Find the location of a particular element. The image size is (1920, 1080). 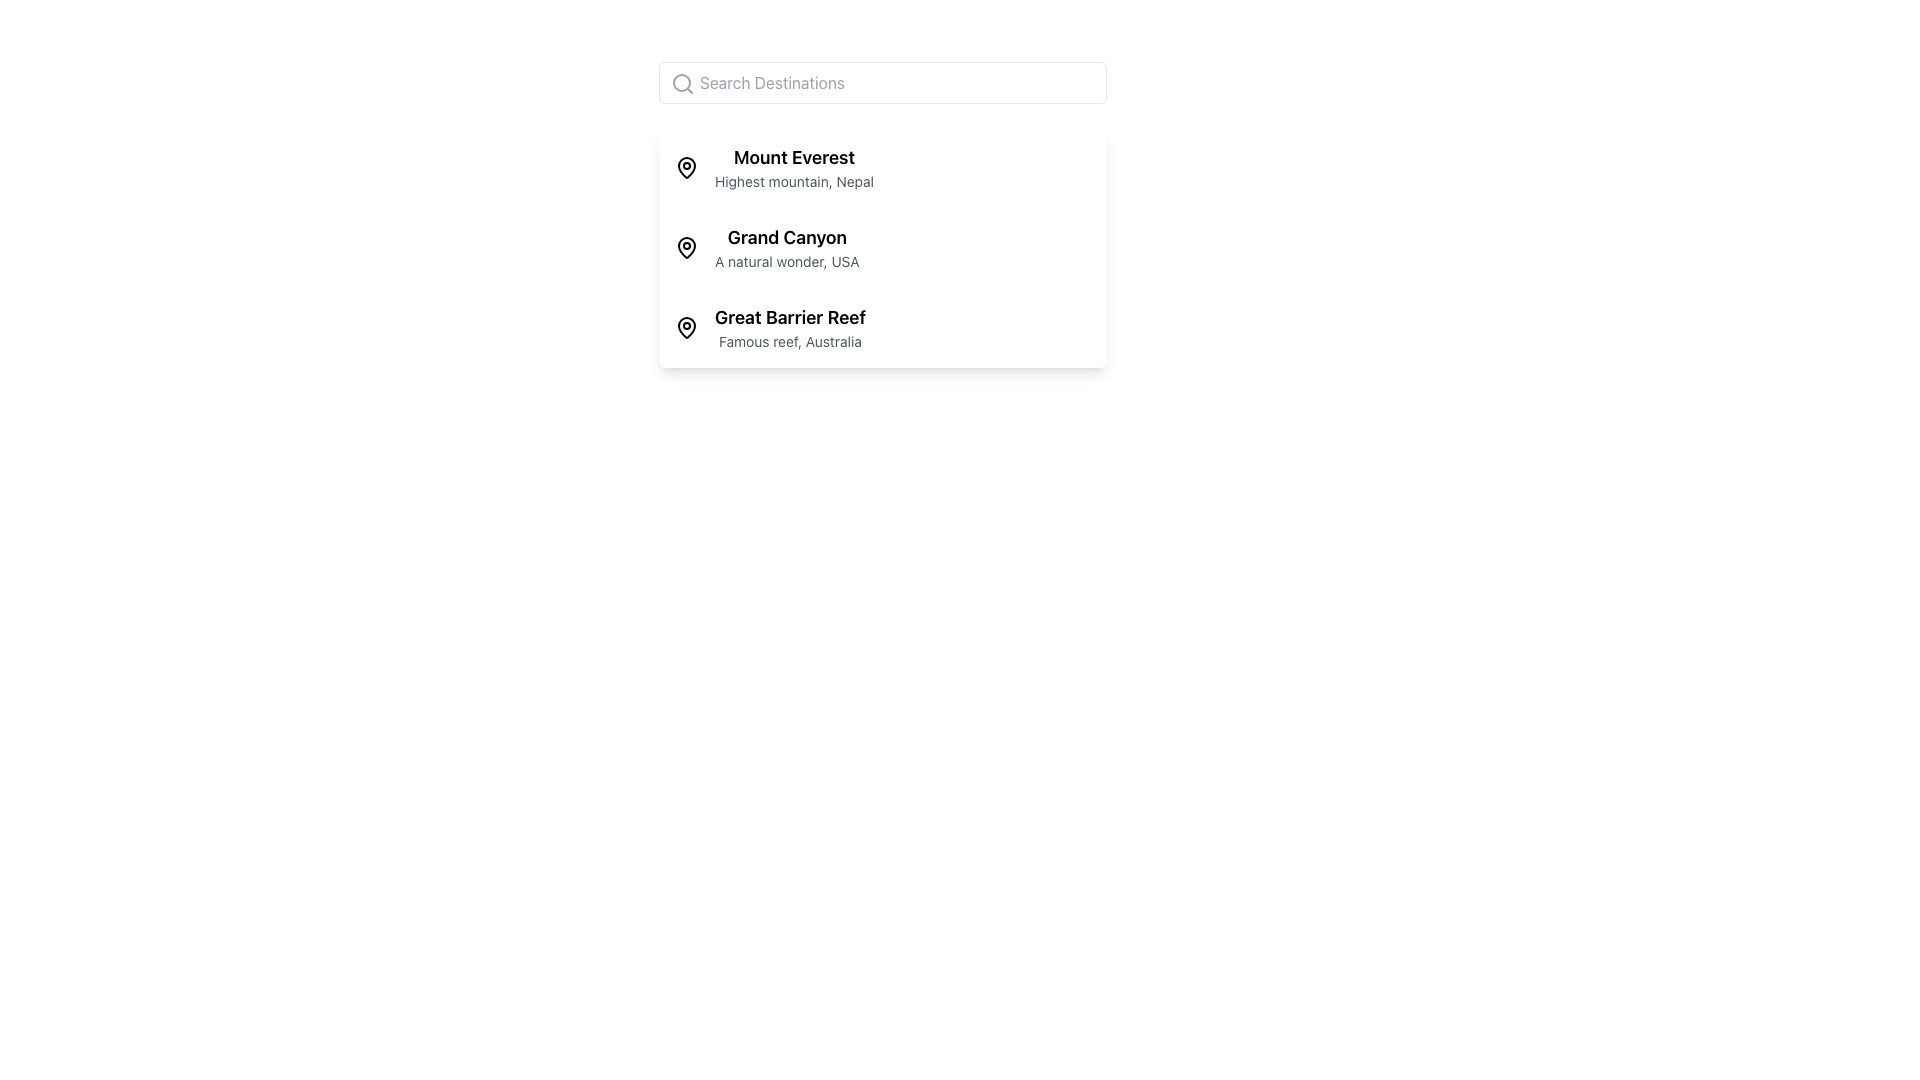

the outer structure of the location pin icon next to the text 'Great Barrier Reef' in the list of destinations is located at coordinates (686, 326).